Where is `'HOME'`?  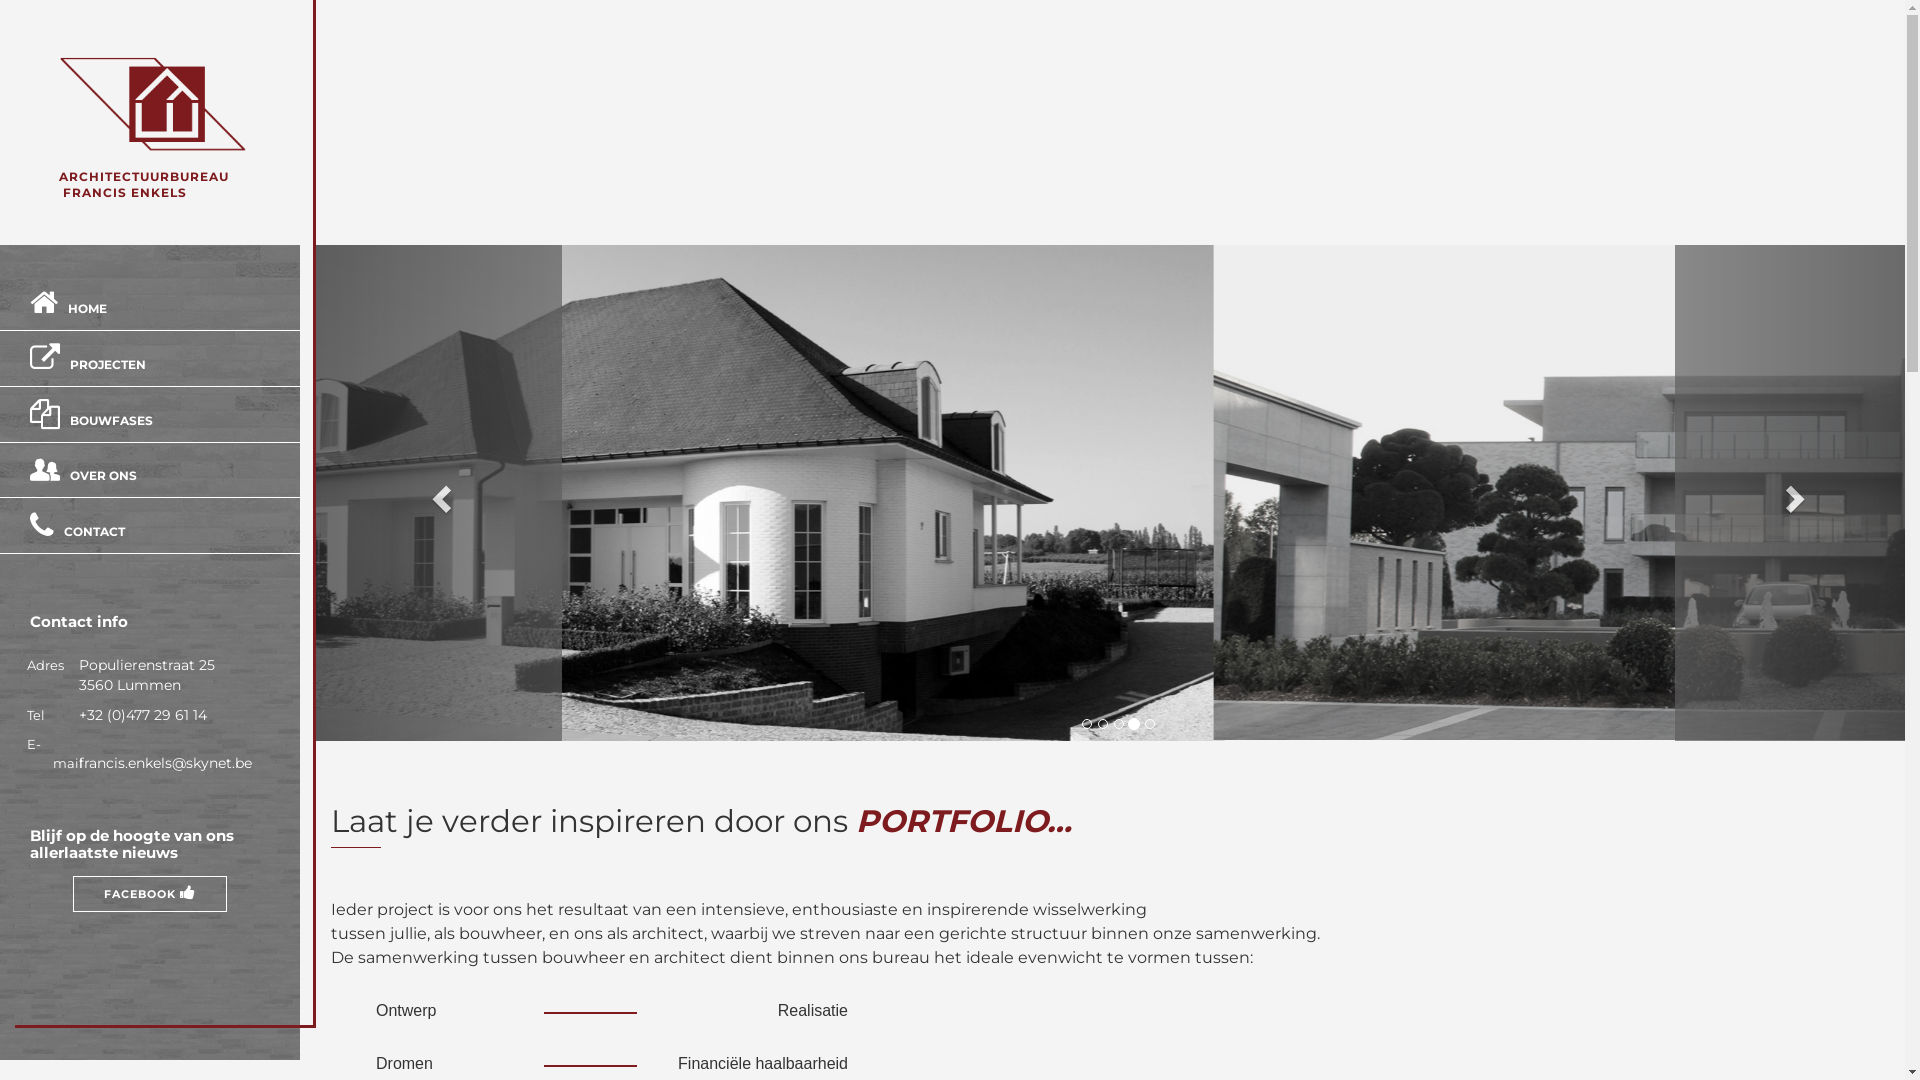
'HOME' is located at coordinates (86, 308).